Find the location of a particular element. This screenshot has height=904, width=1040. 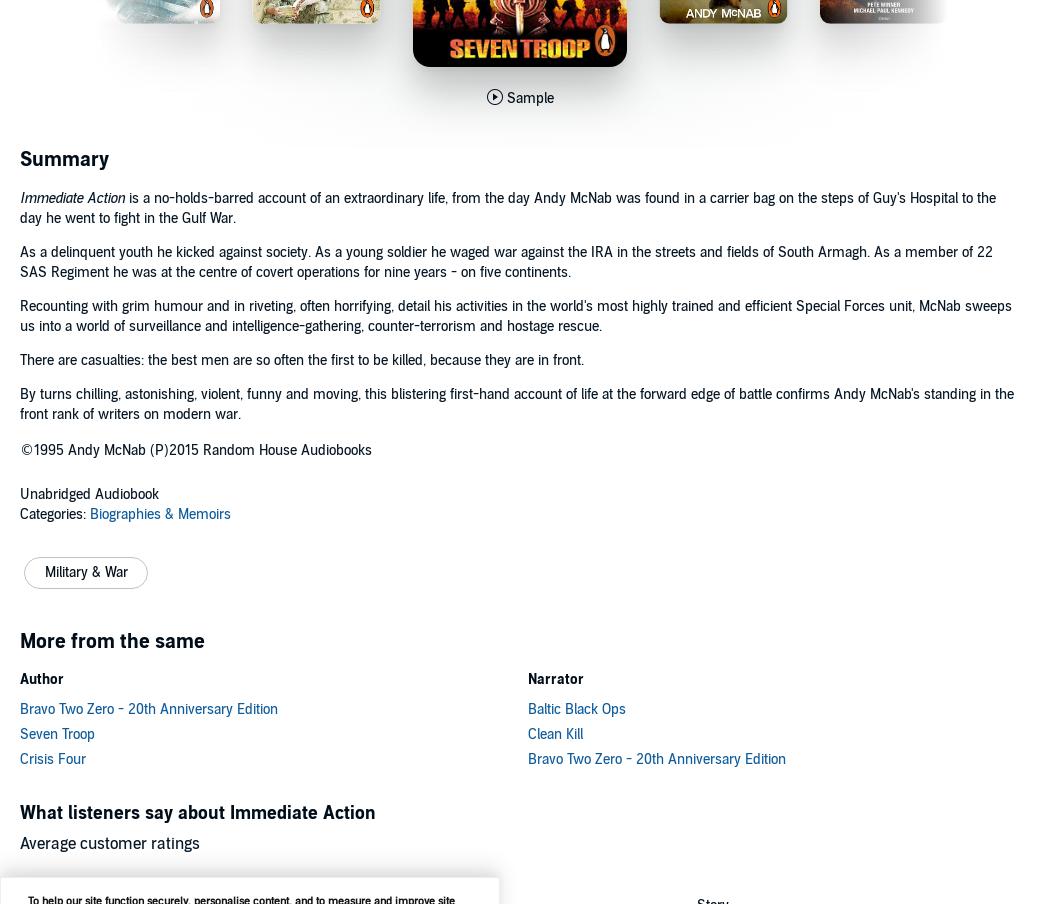

'Biographies & Memoirs' is located at coordinates (160, 514).